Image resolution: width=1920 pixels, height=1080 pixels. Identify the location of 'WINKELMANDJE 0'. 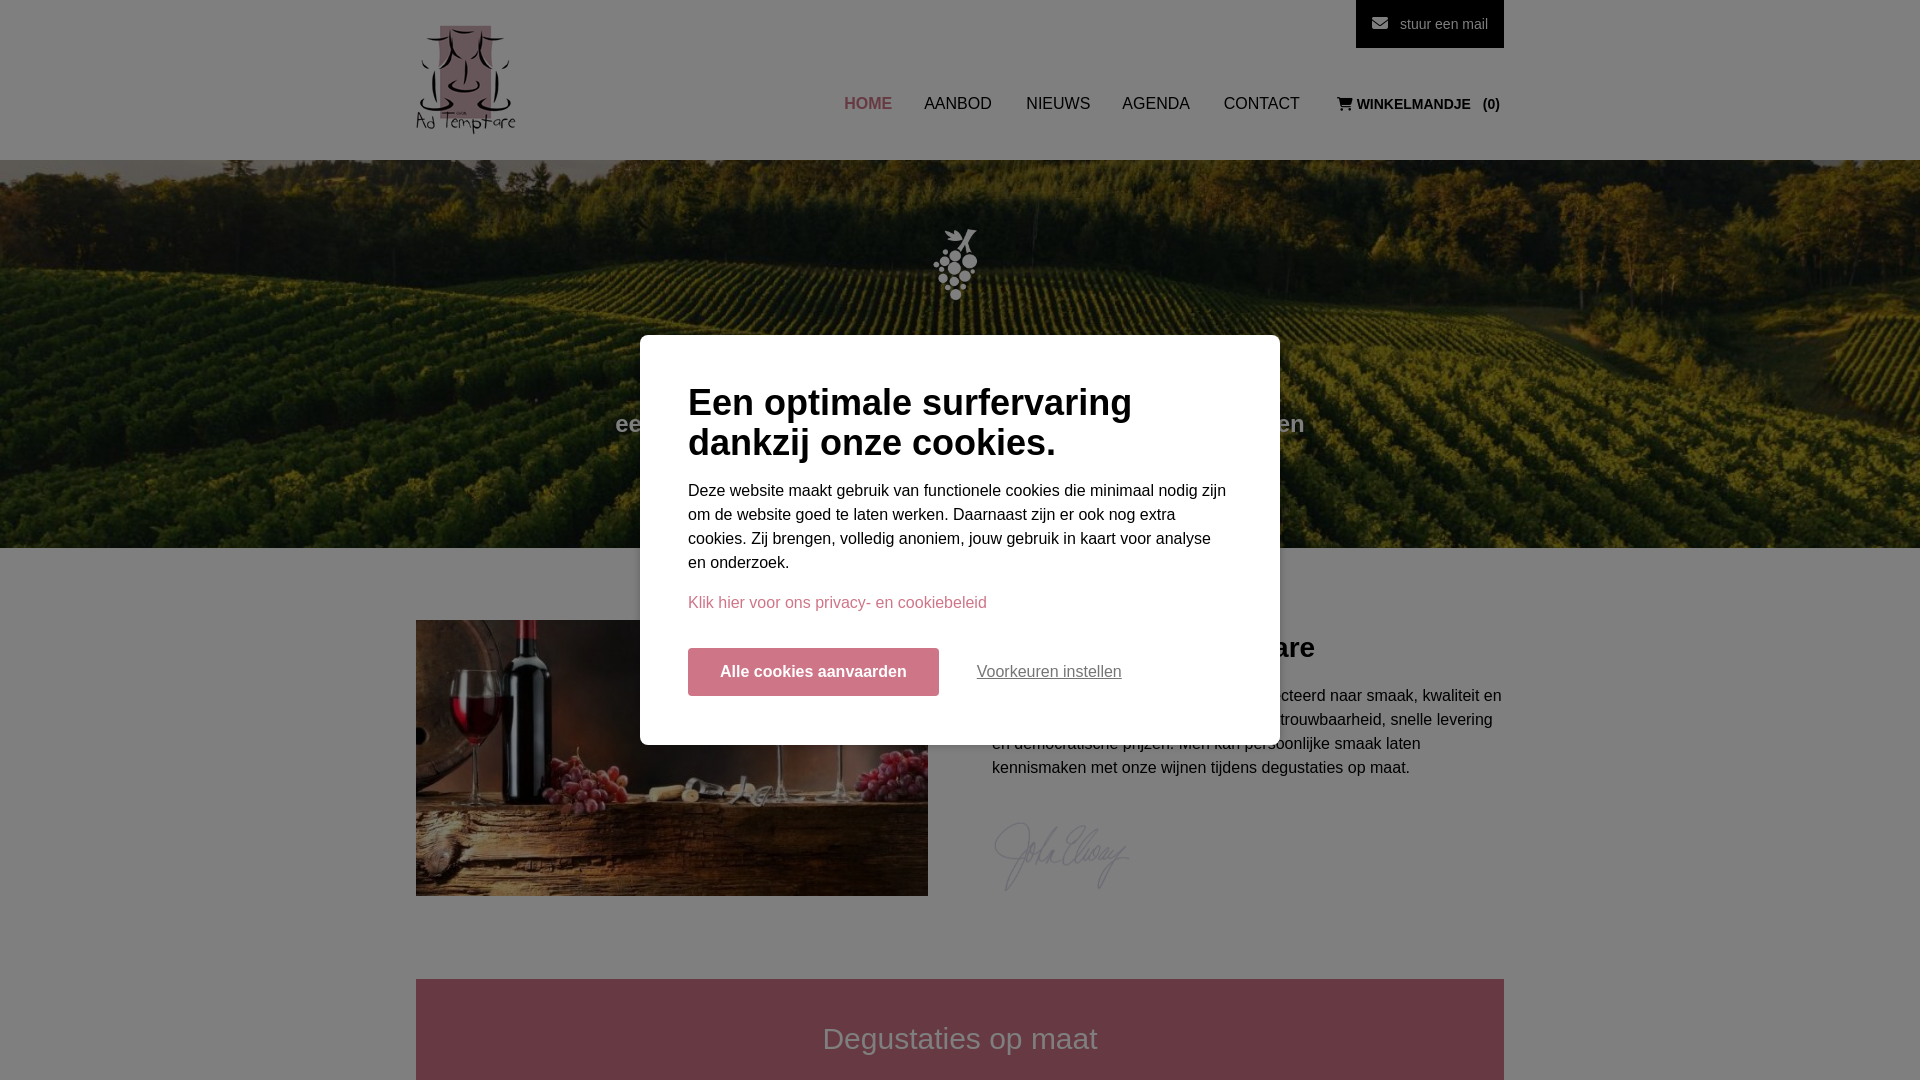
(1417, 104).